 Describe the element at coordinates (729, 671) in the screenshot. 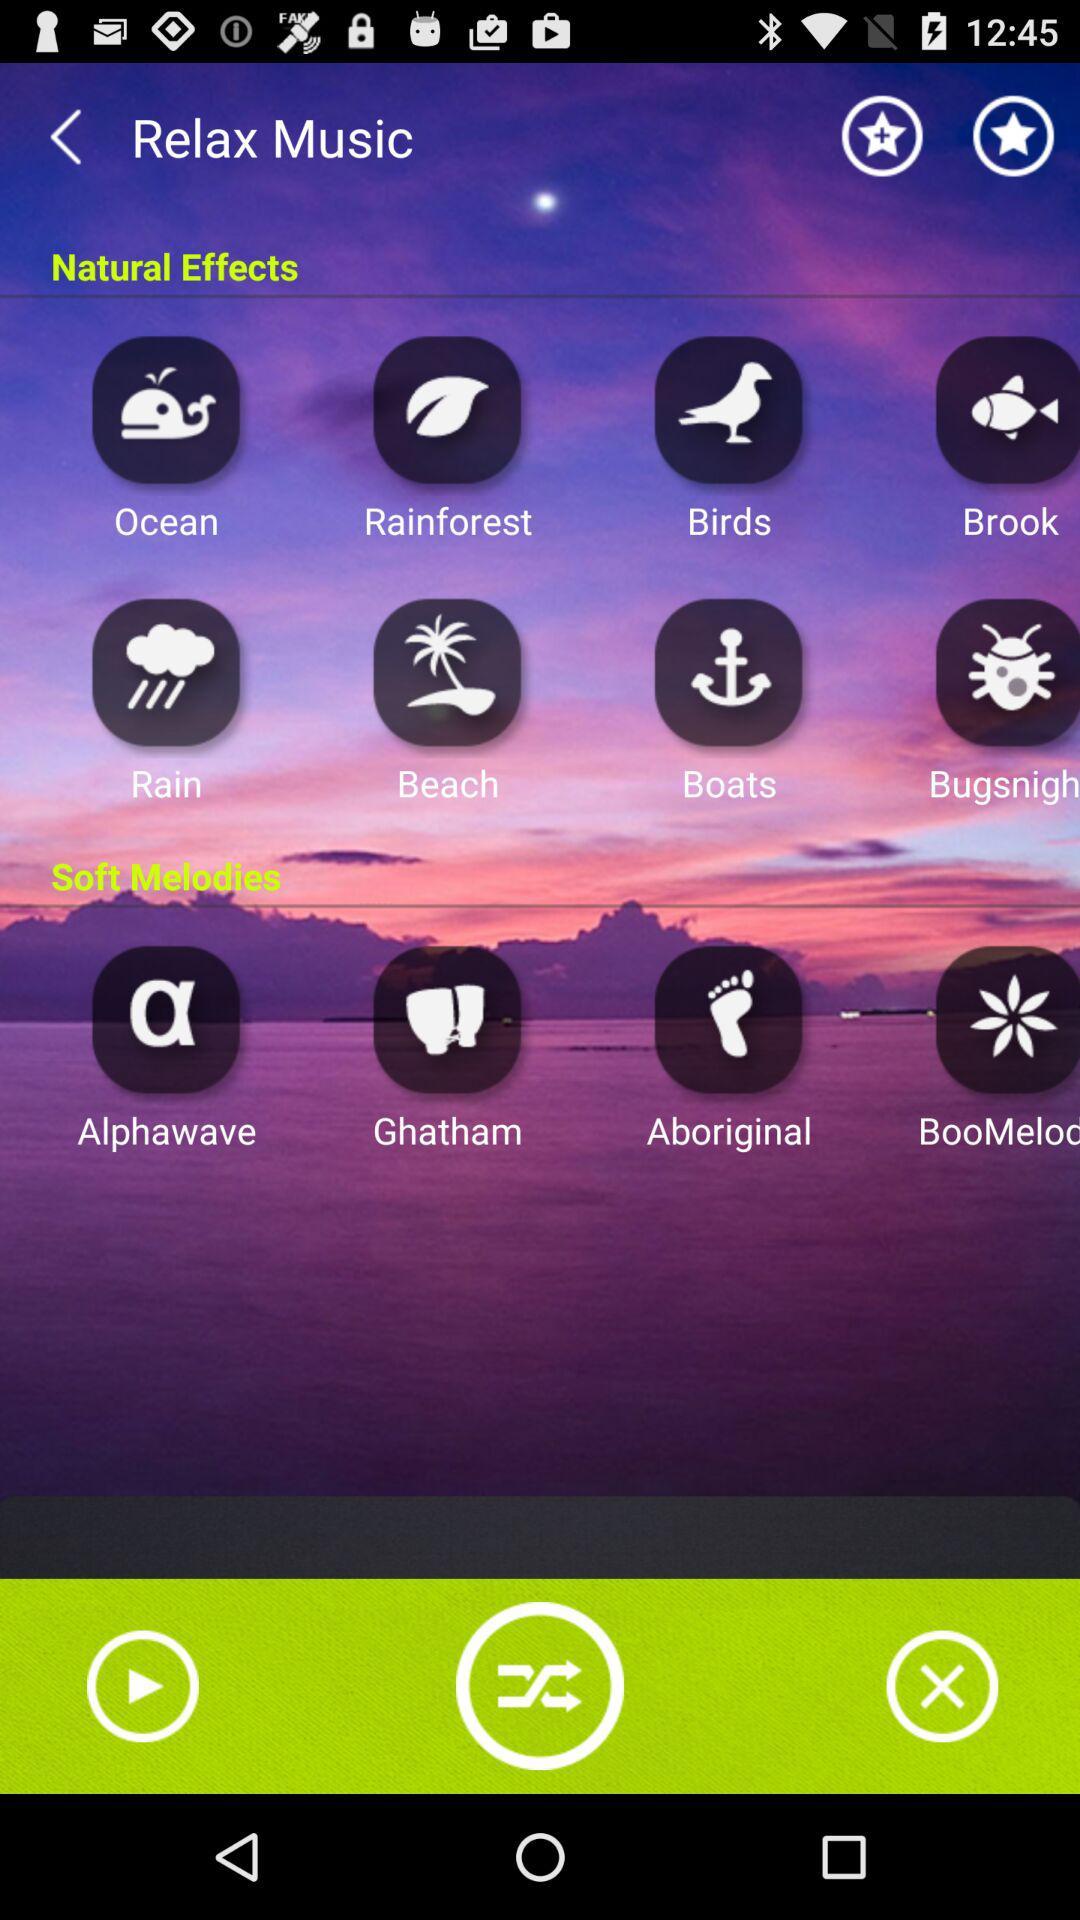

I see `boat sounds` at that location.